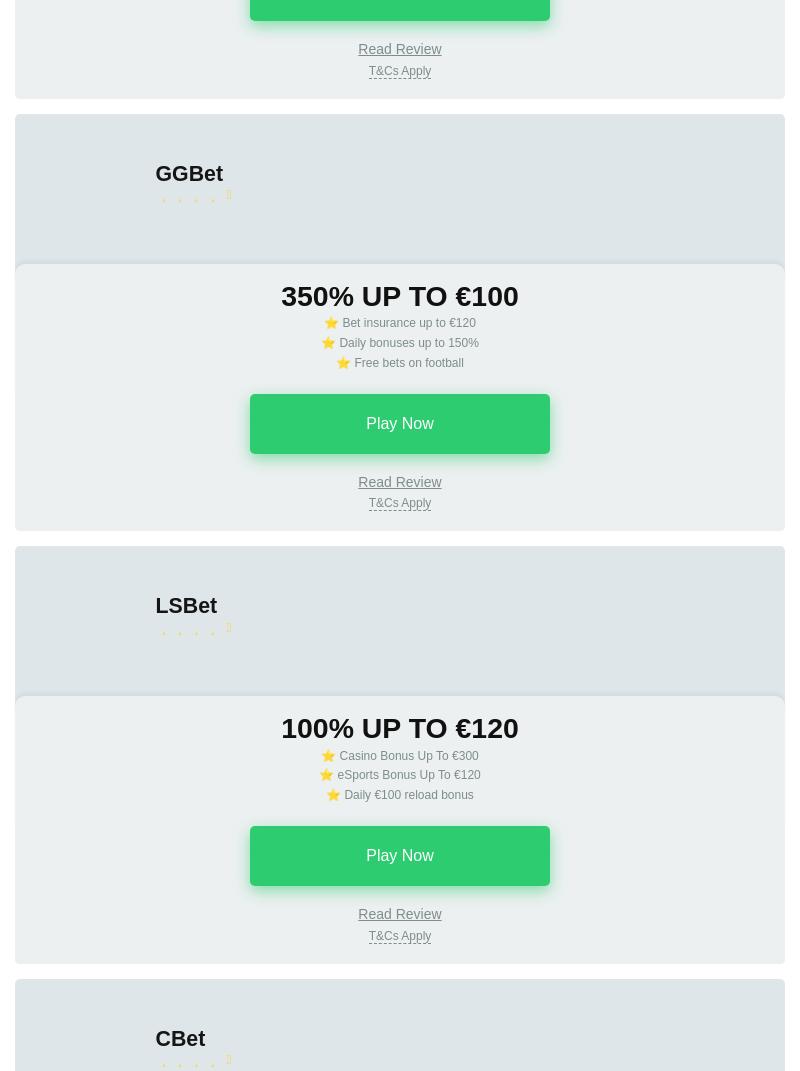 This screenshot has width=800, height=1071. Describe the element at coordinates (398, 663) in the screenshot. I see `'A mandatory condition for getting a bonus is to activate the promotion before depositing the required amount. The minimum required amount of the first deposit must be made within 3 days after the bonus activation, and the second - within 14 days. If there are no deposits in the specified period, the bonus will expire. To get a bonus, the amount of the first and the second deposits should be not less than €4; Maximum amount of the bonus received is €100 for each of the deposits. T&Cs Apply.'` at that location.